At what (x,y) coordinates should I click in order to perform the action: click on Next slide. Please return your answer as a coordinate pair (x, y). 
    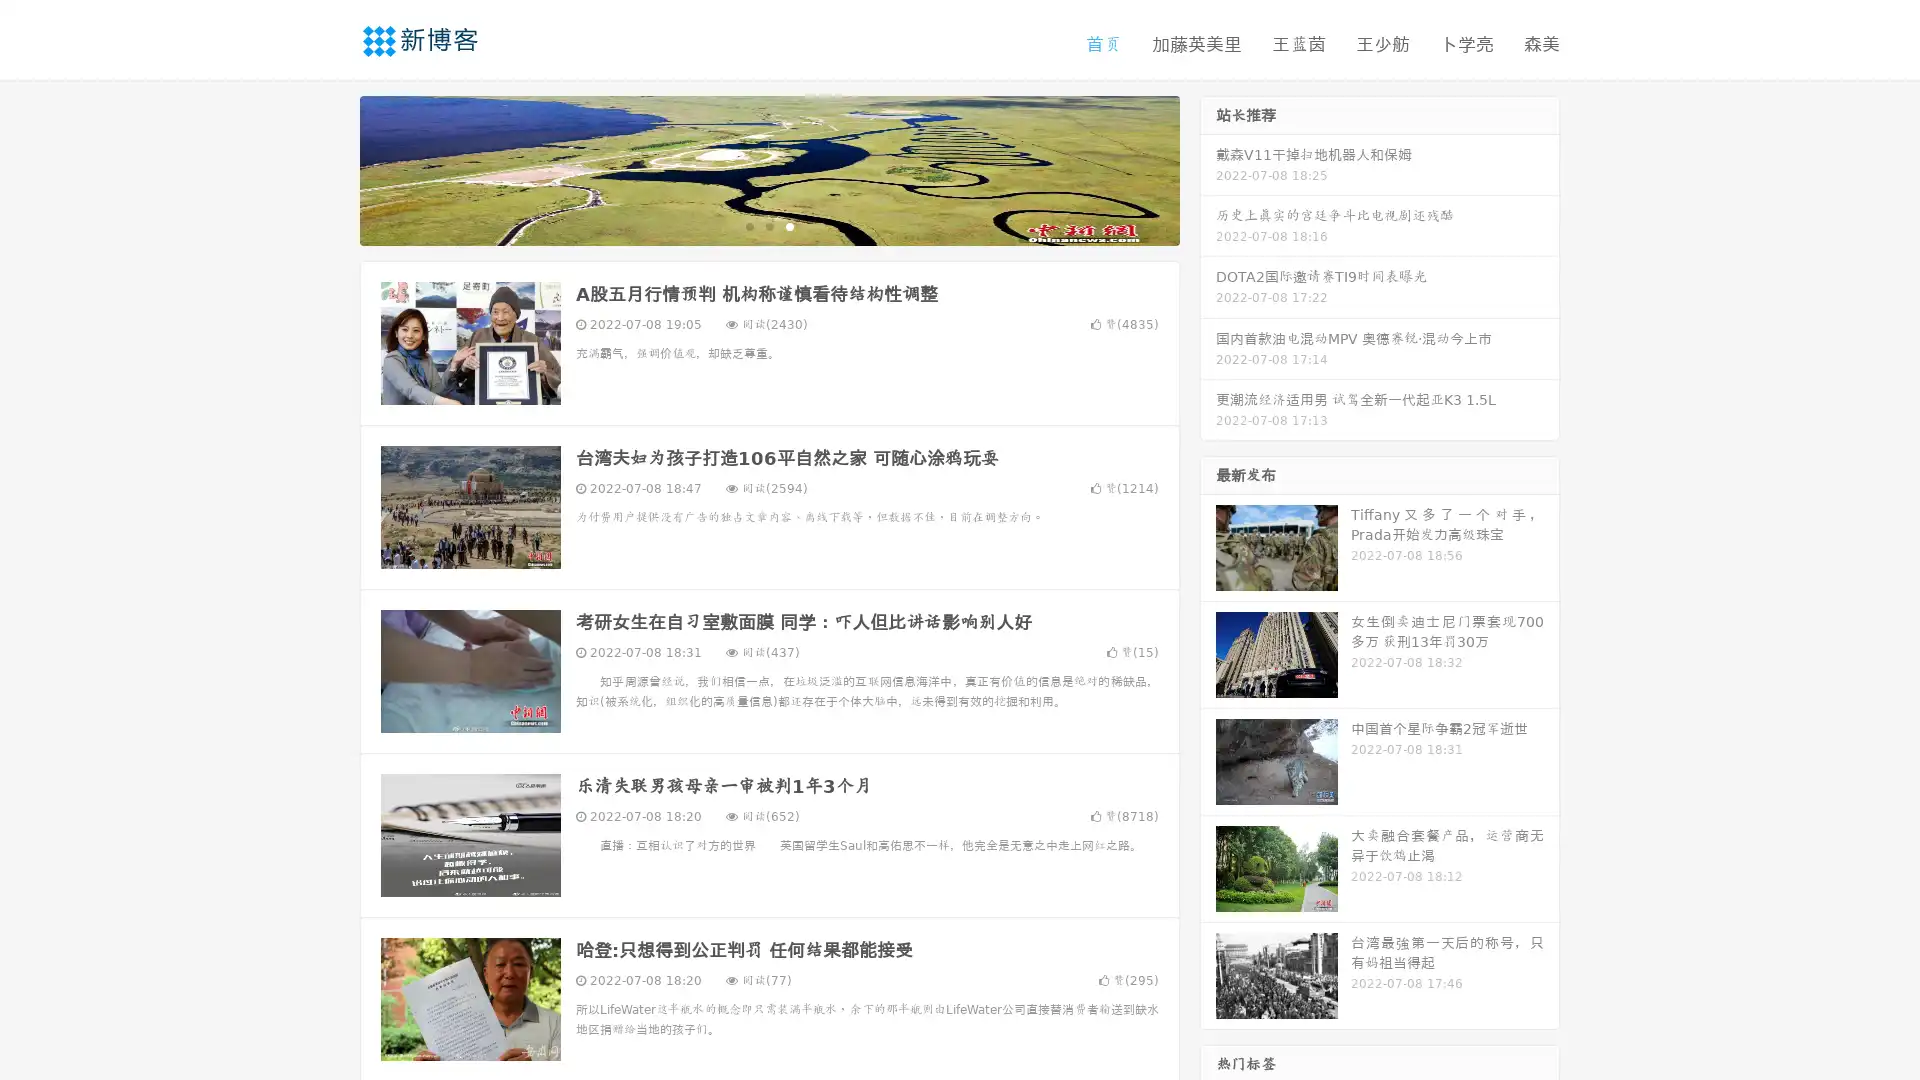
    Looking at the image, I should click on (1208, 168).